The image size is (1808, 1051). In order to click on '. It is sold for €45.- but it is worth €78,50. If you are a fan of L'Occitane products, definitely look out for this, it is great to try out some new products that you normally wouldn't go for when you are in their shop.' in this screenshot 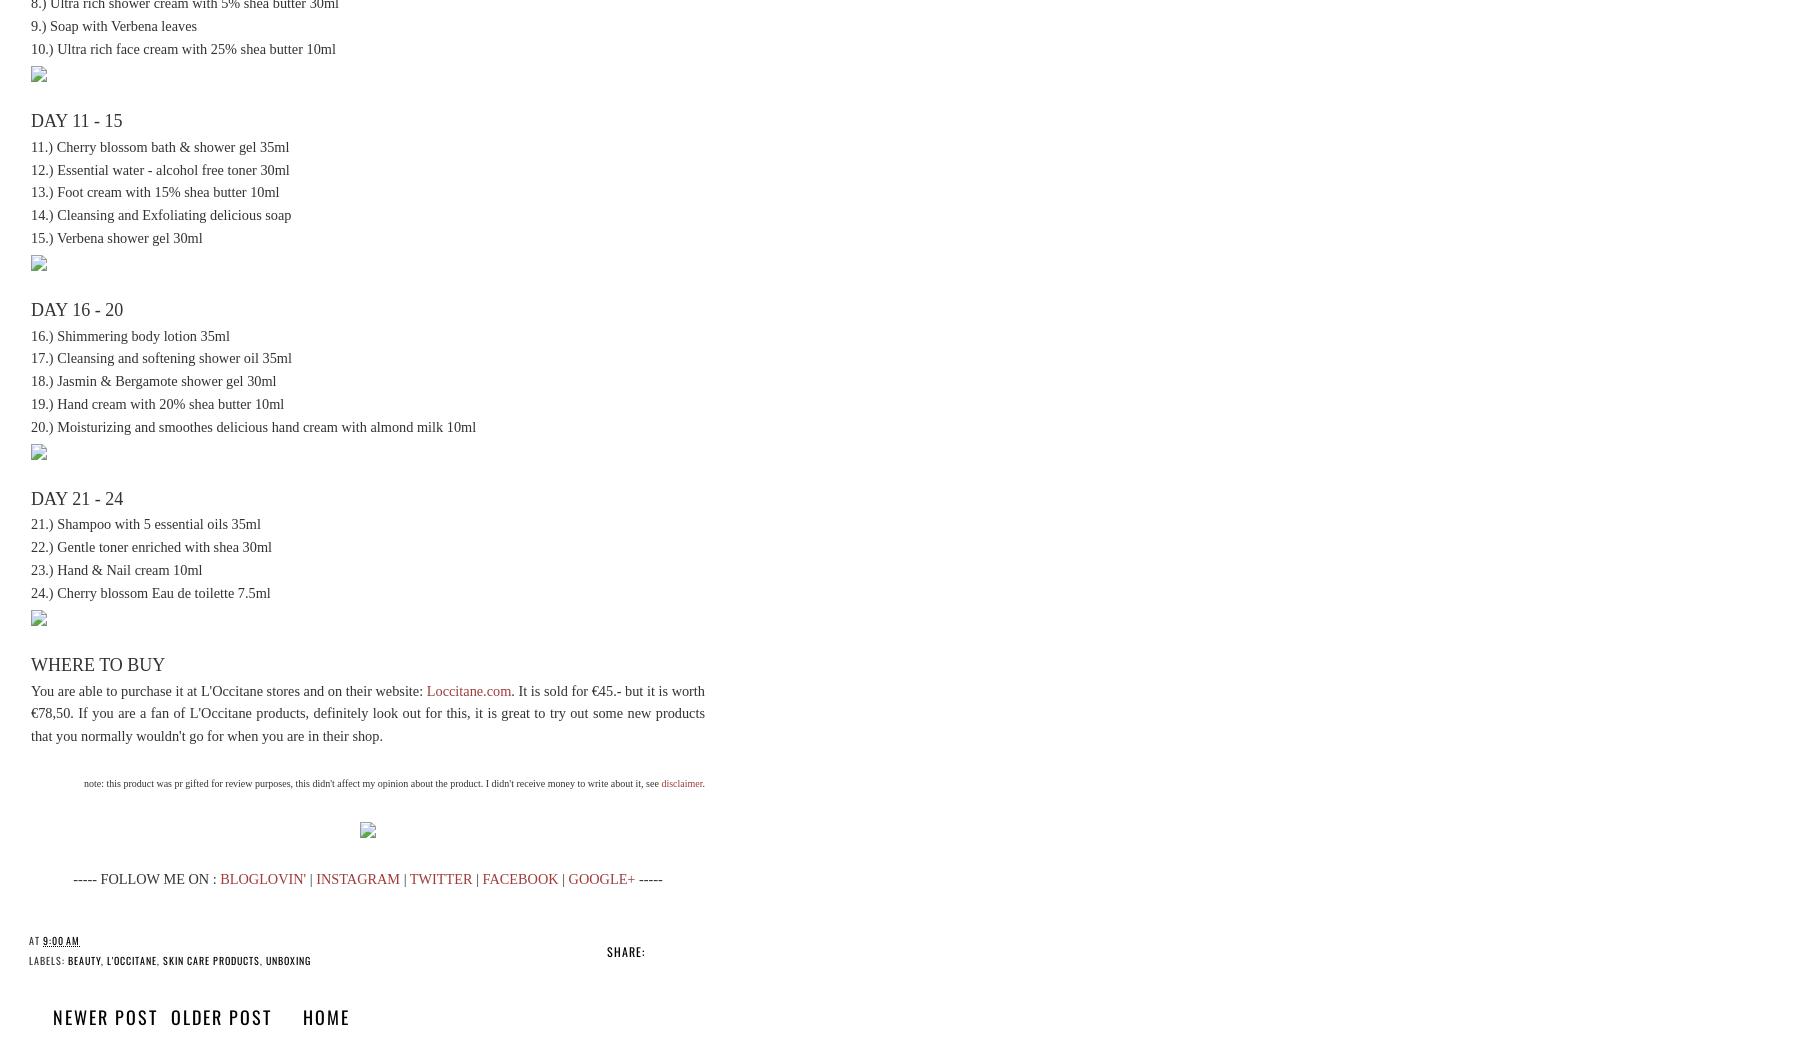, I will do `click(367, 711)`.